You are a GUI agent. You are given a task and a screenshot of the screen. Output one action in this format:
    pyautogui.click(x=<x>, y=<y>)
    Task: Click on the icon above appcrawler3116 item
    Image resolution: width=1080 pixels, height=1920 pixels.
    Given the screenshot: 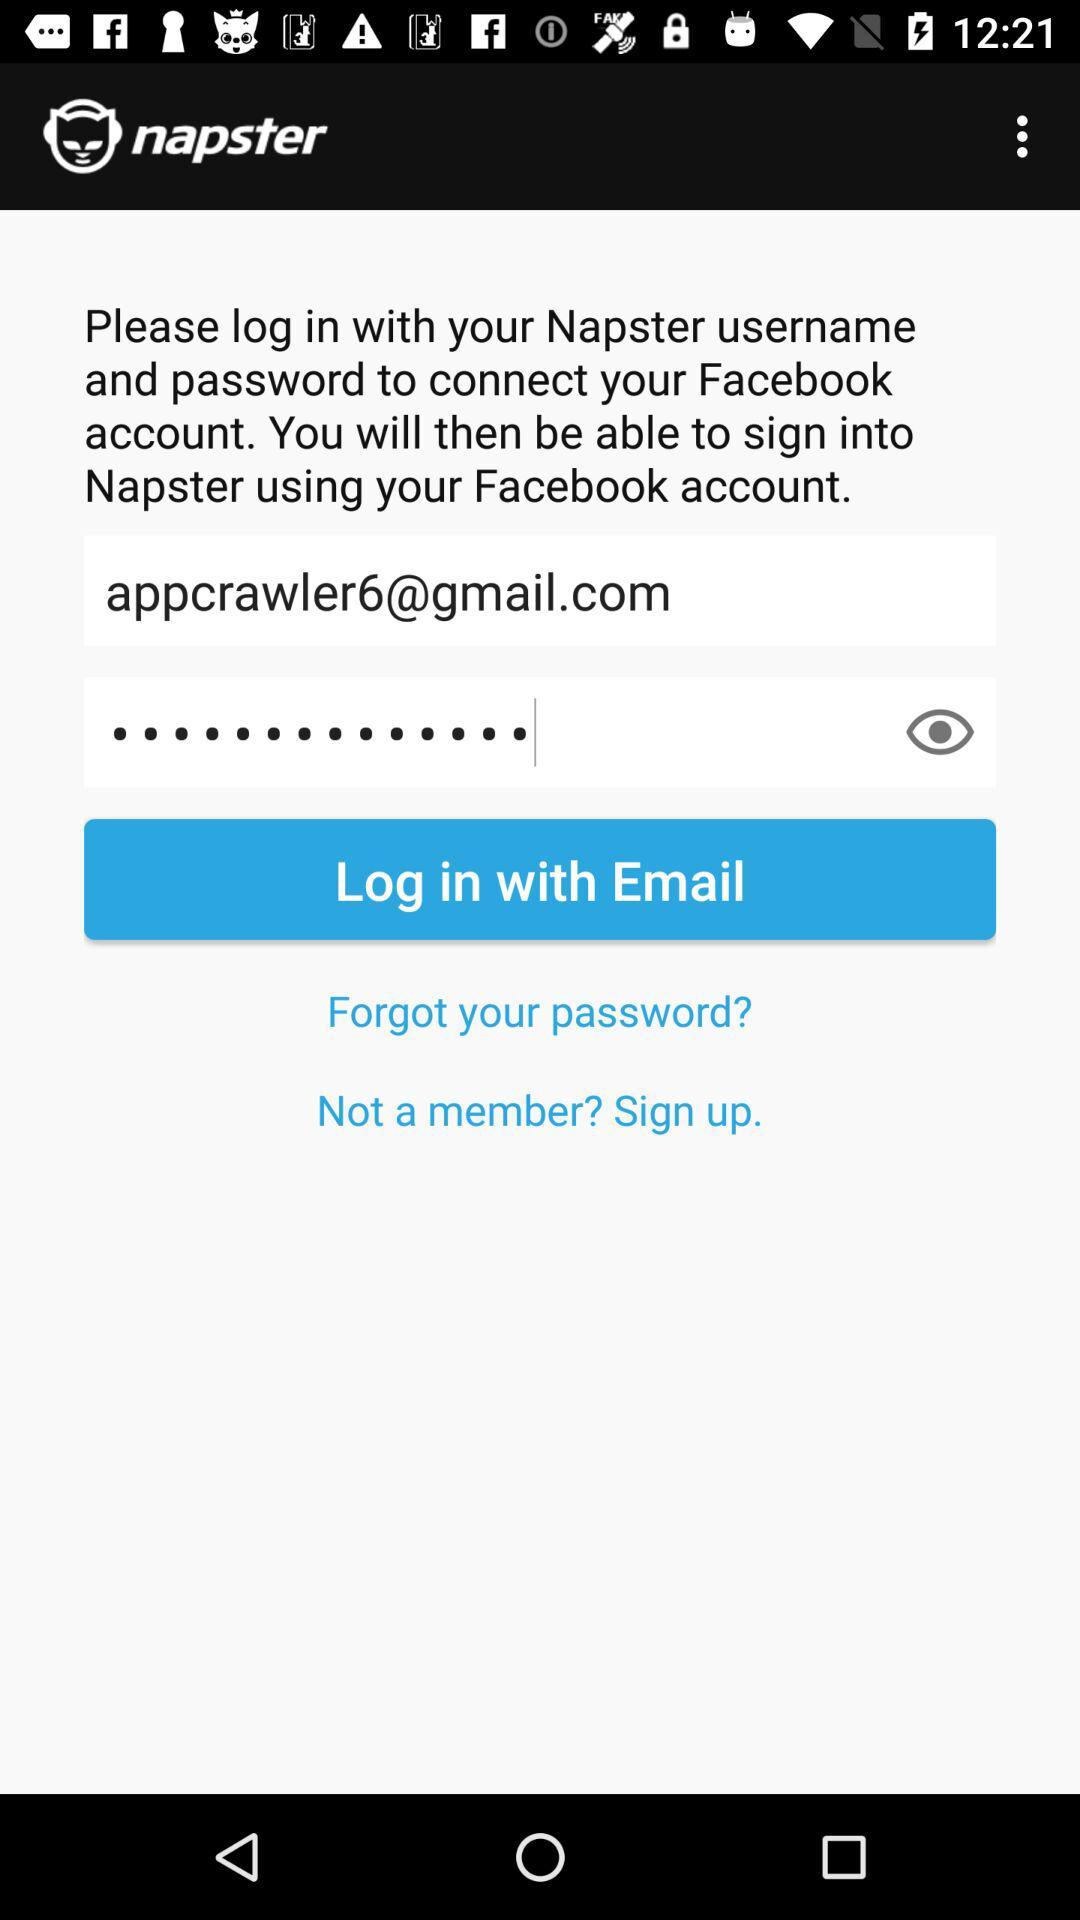 What is the action you would take?
    pyautogui.click(x=540, y=589)
    